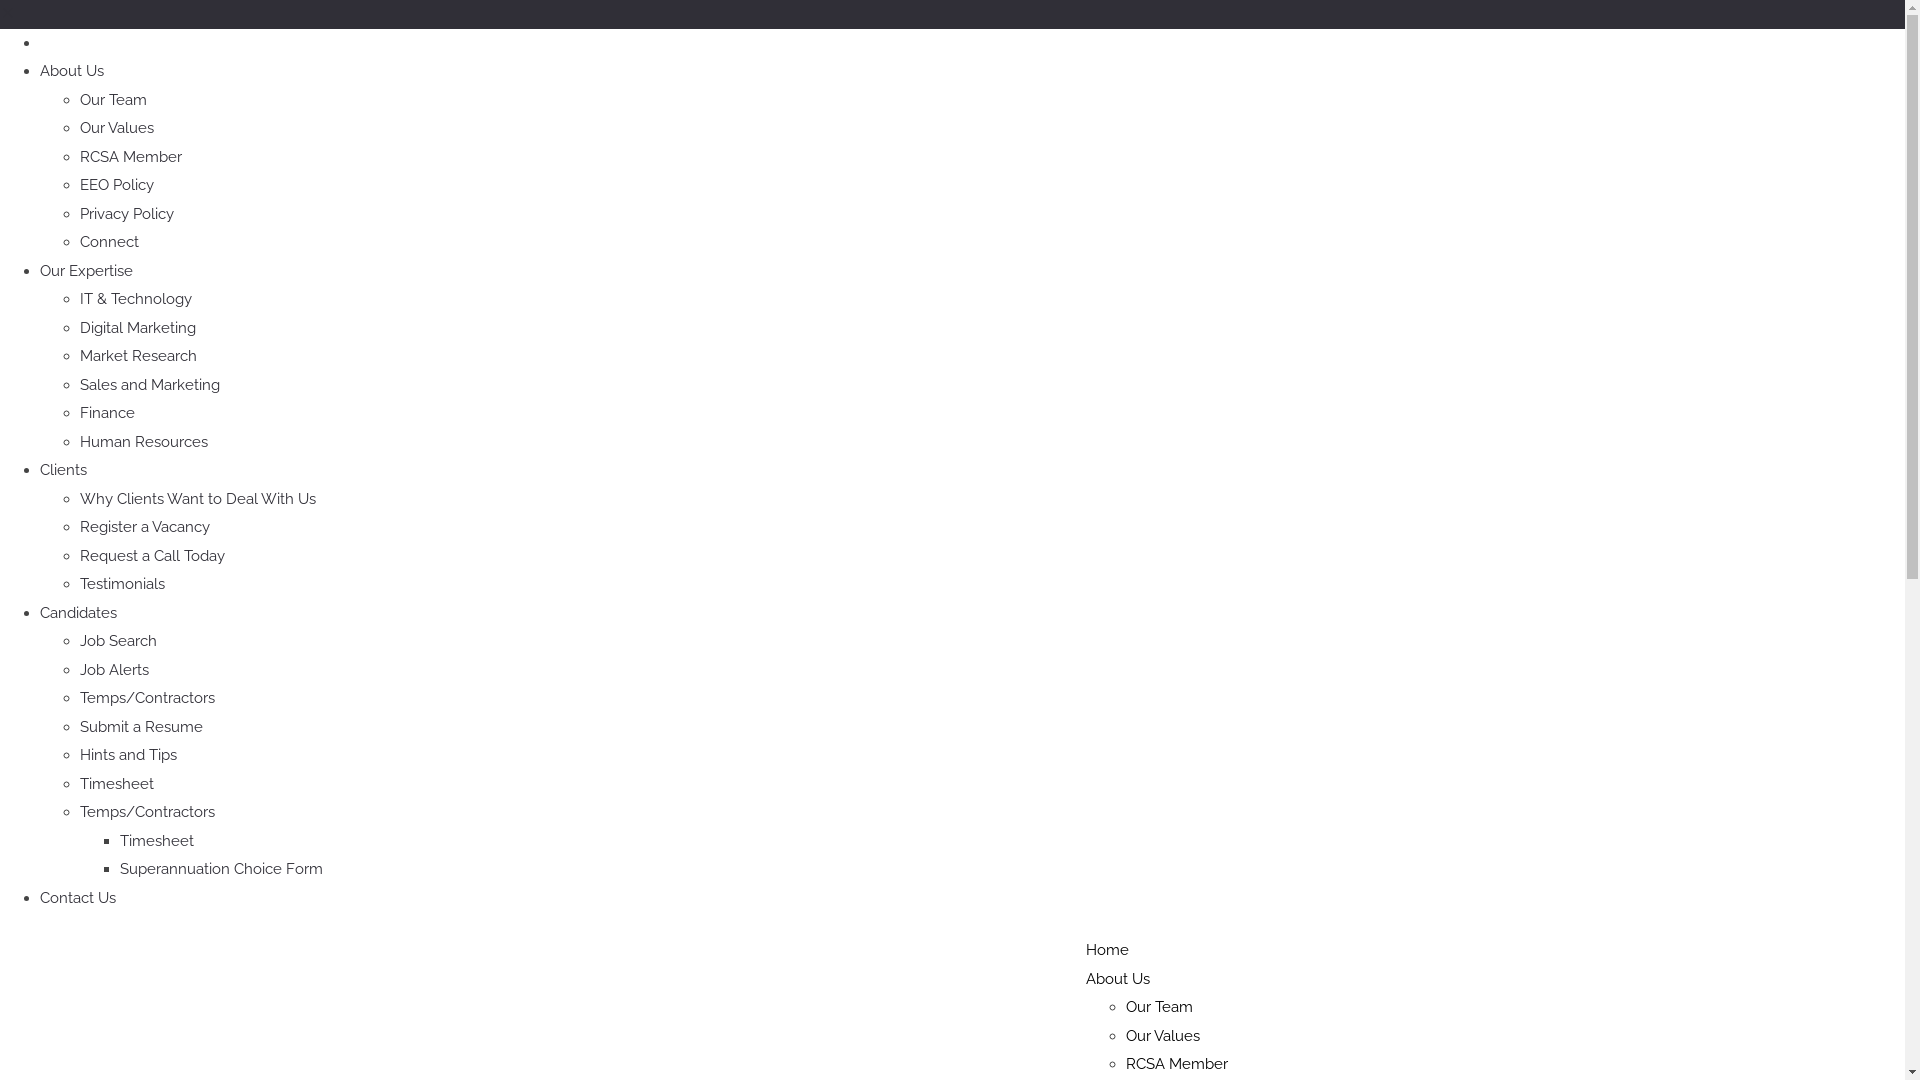 The height and width of the screenshot is (1080, 1920). Describe the element at coordinates (117, 640) in the screenshot. I see `'Job Search'` at that location.